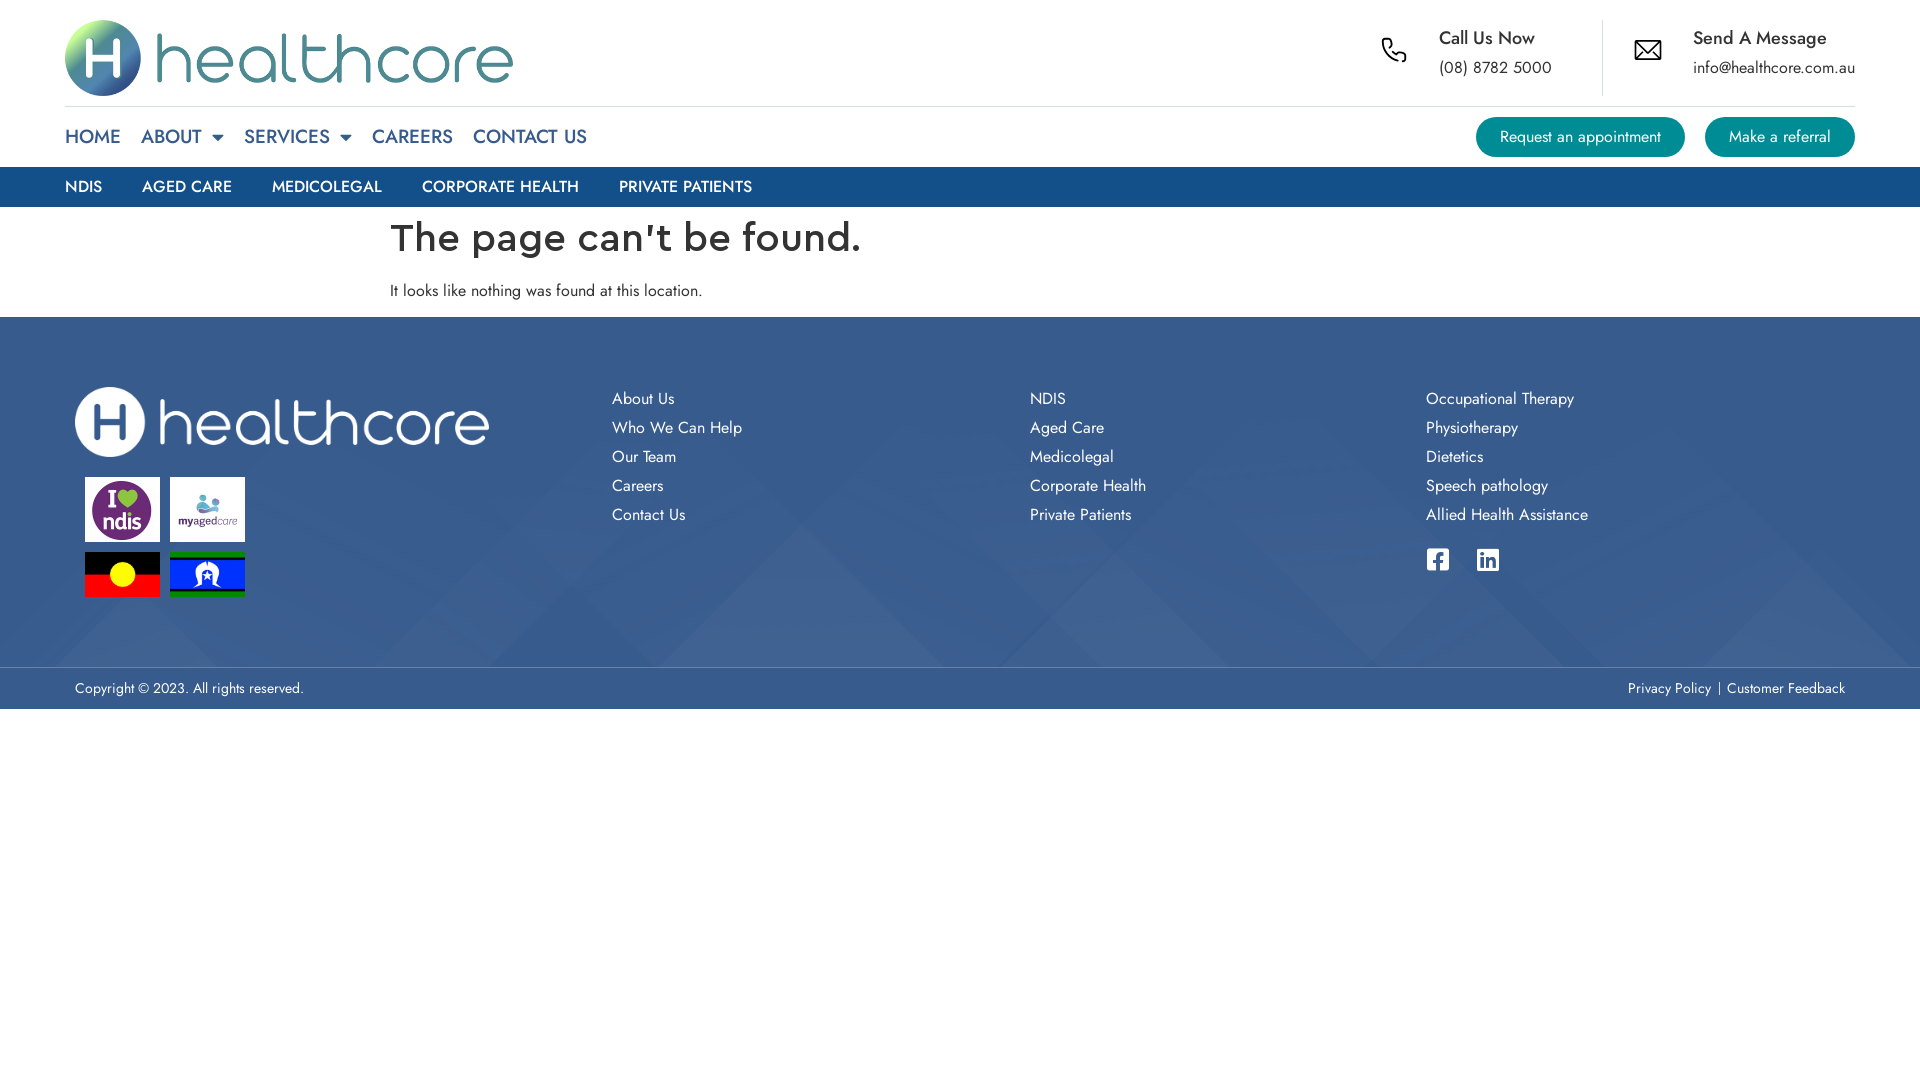 This screenshot has width=1920, height=1080. Describe the element at coordinates (636, 486) in the screenshot. I see `'Careers'` at that location.